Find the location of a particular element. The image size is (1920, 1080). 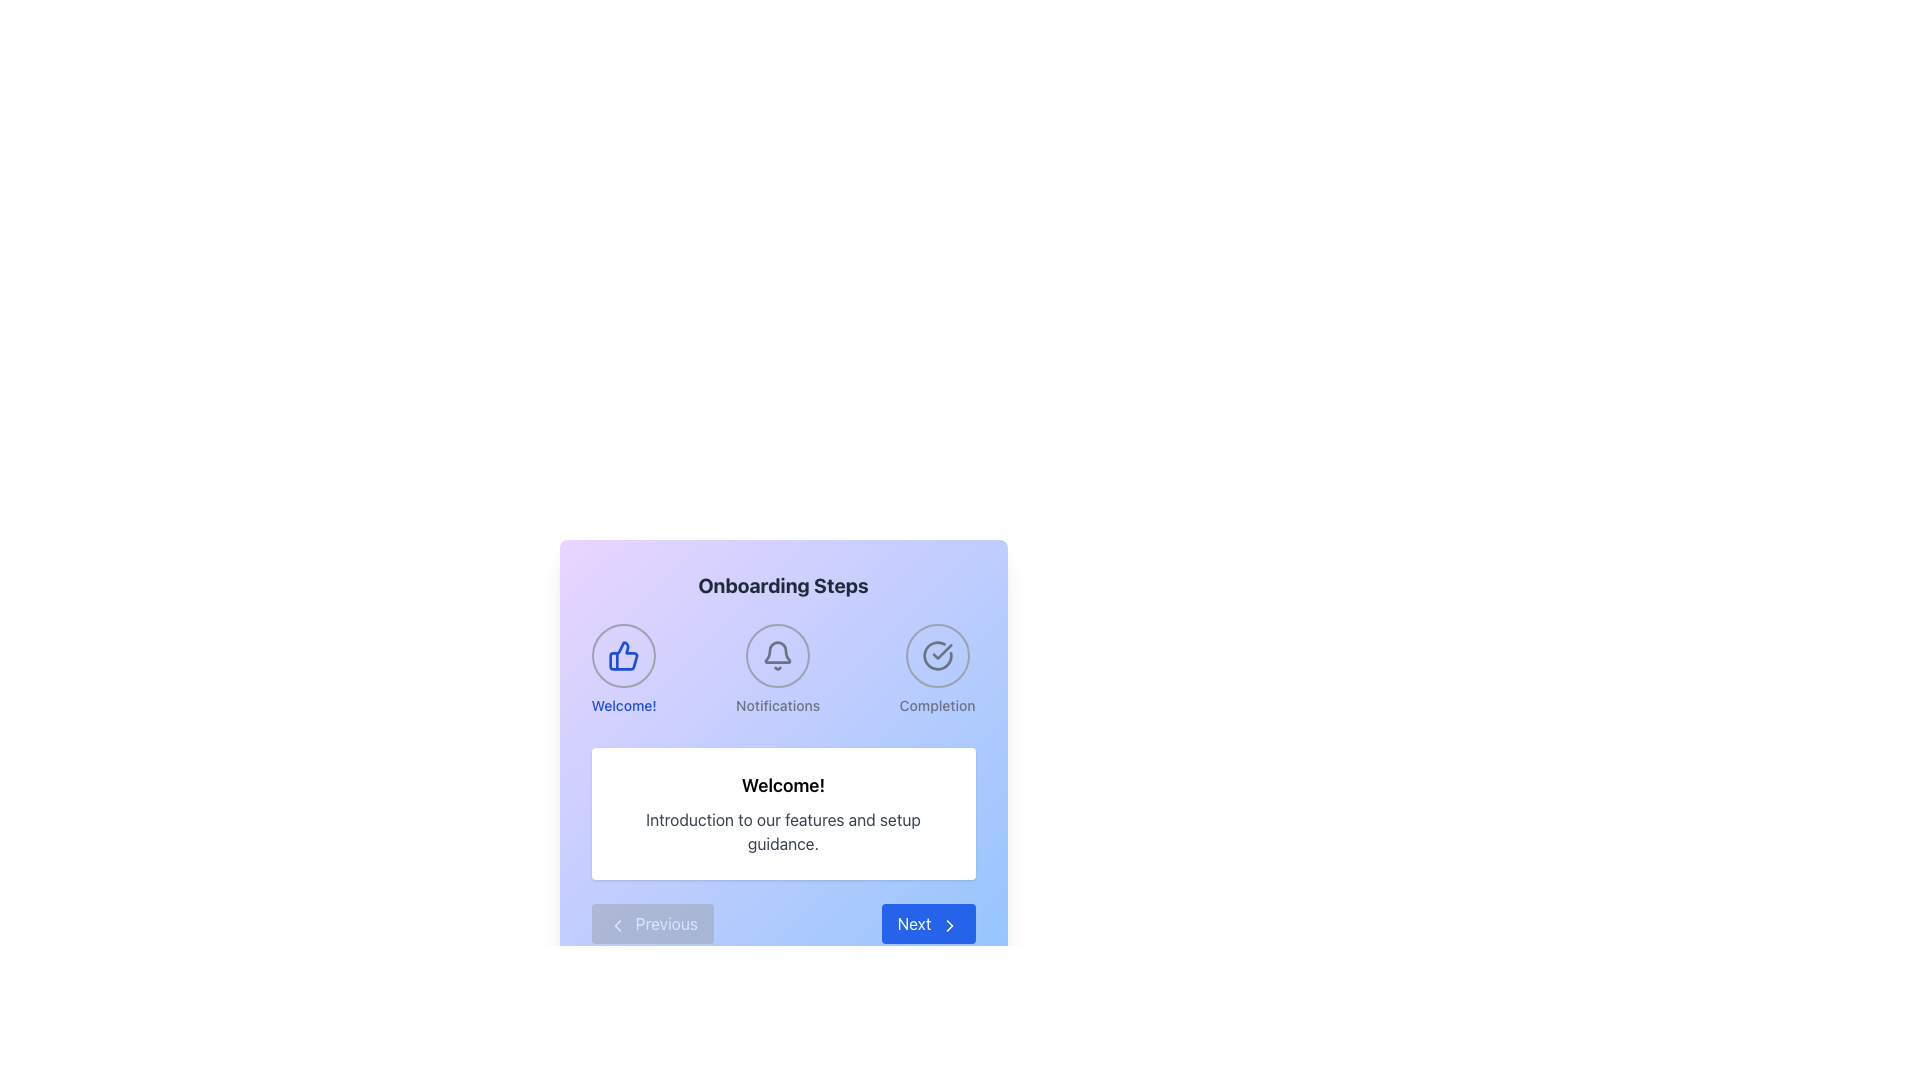

the right-pointing chevron arrow icon located at the center of the 'Next' button in the bottom-right of the interface is located at coordinates (948, 925).